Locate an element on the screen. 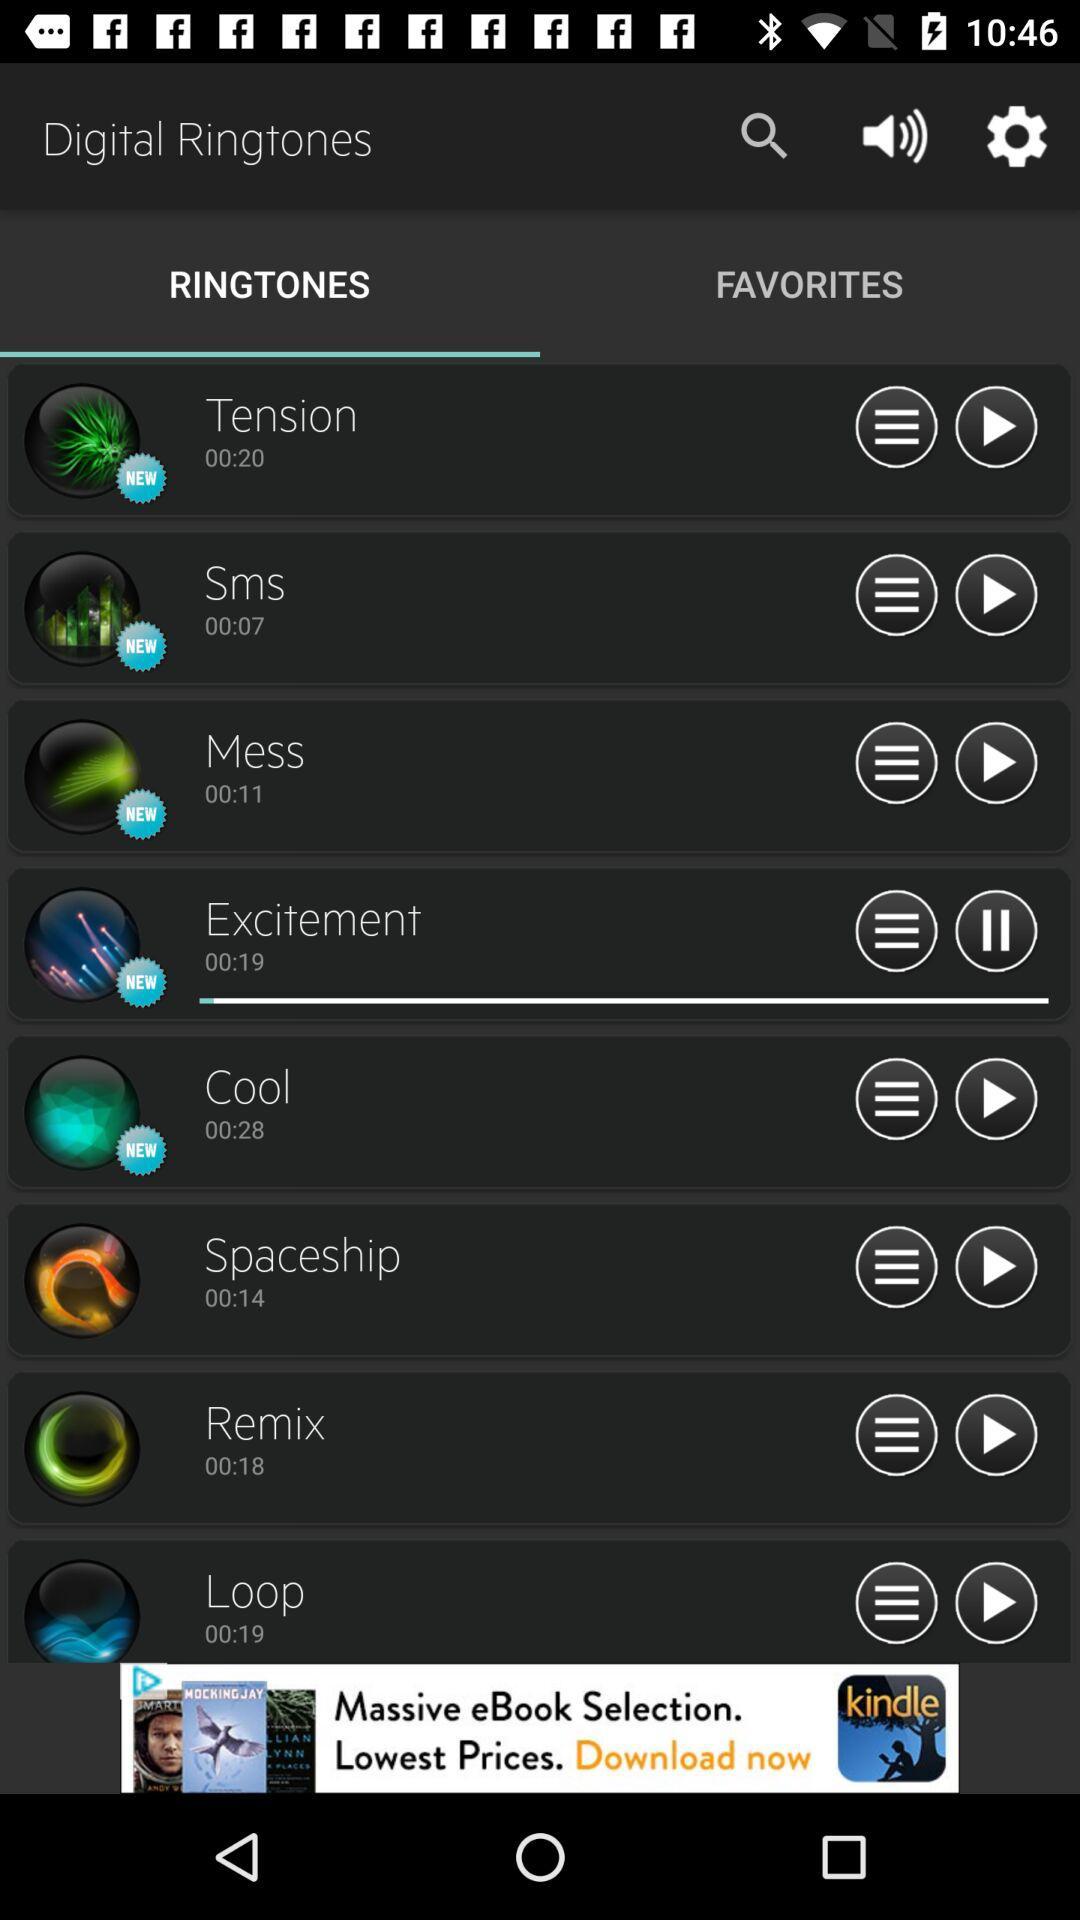 This screenshot has width=1080, height=1920. setting is located at coordinates (80, 440).